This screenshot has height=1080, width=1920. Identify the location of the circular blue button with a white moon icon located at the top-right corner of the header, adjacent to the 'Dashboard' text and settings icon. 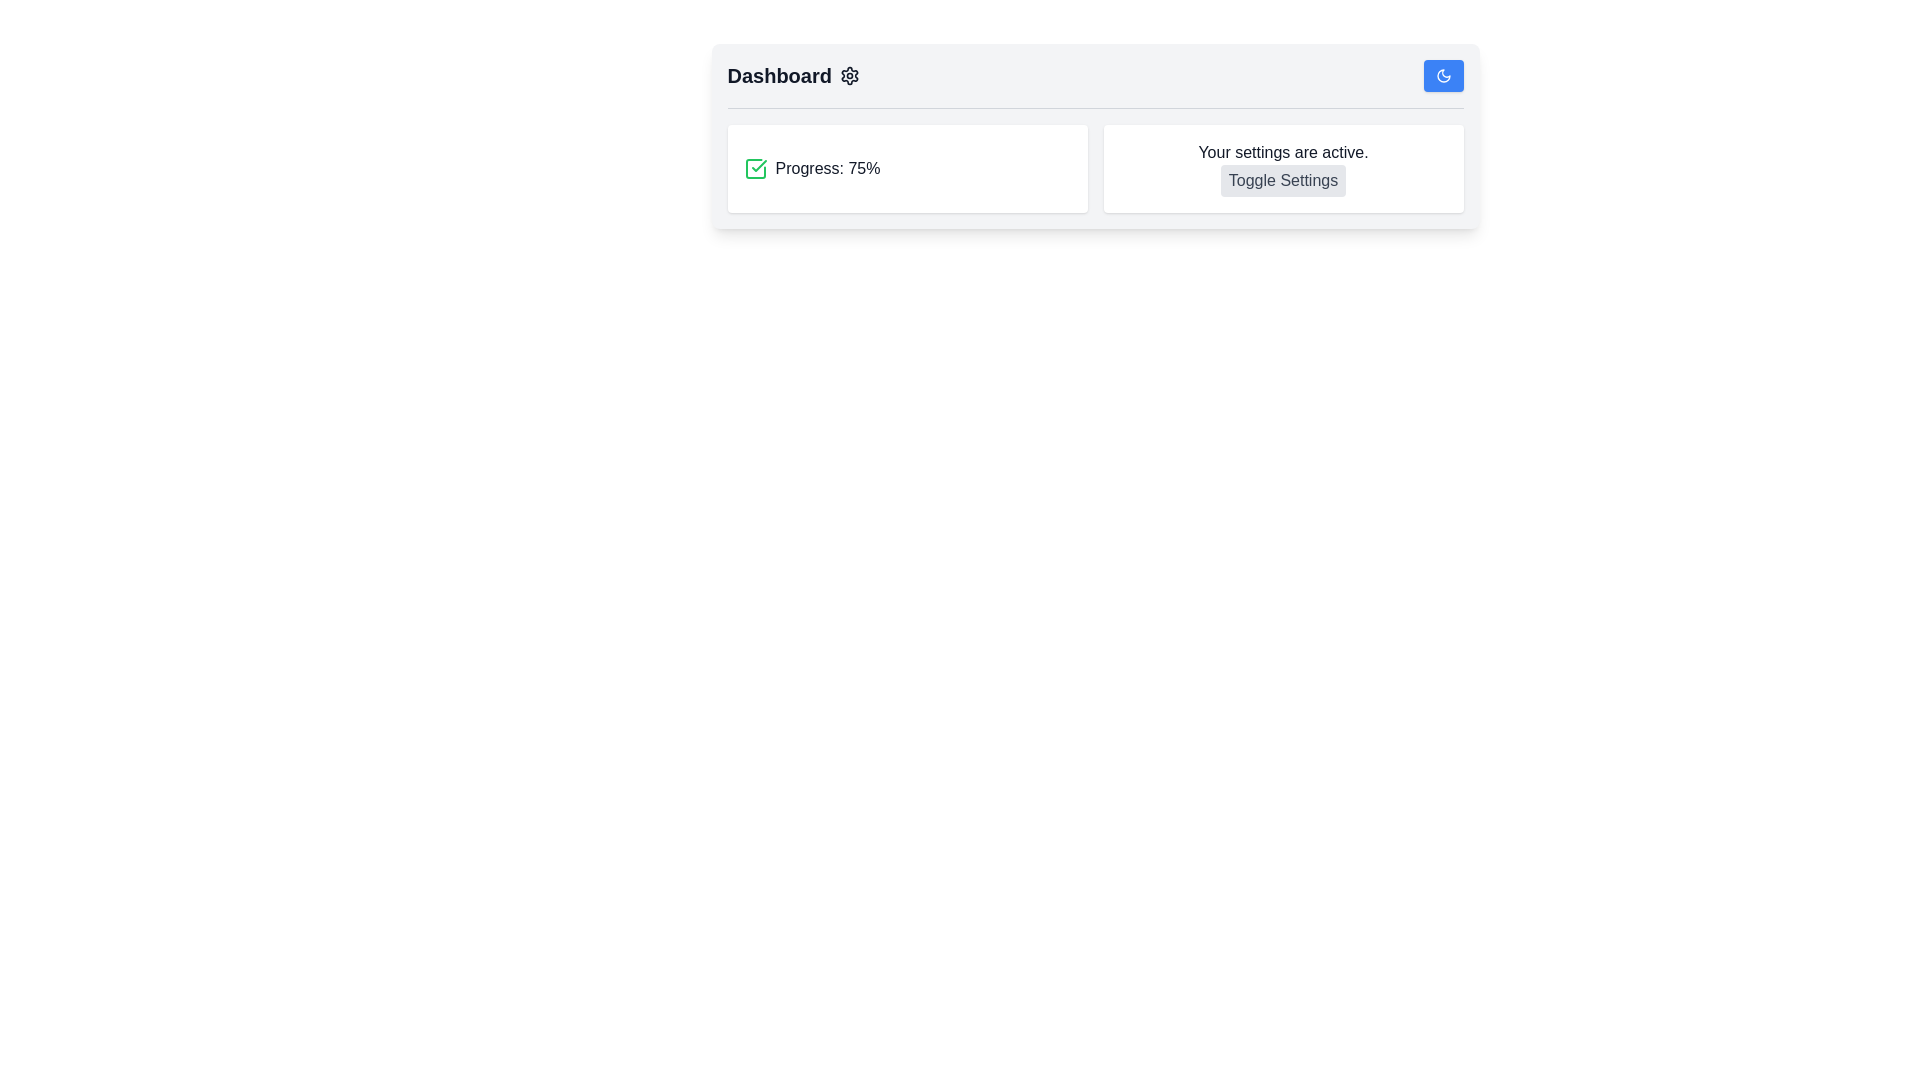
(1443, 75).